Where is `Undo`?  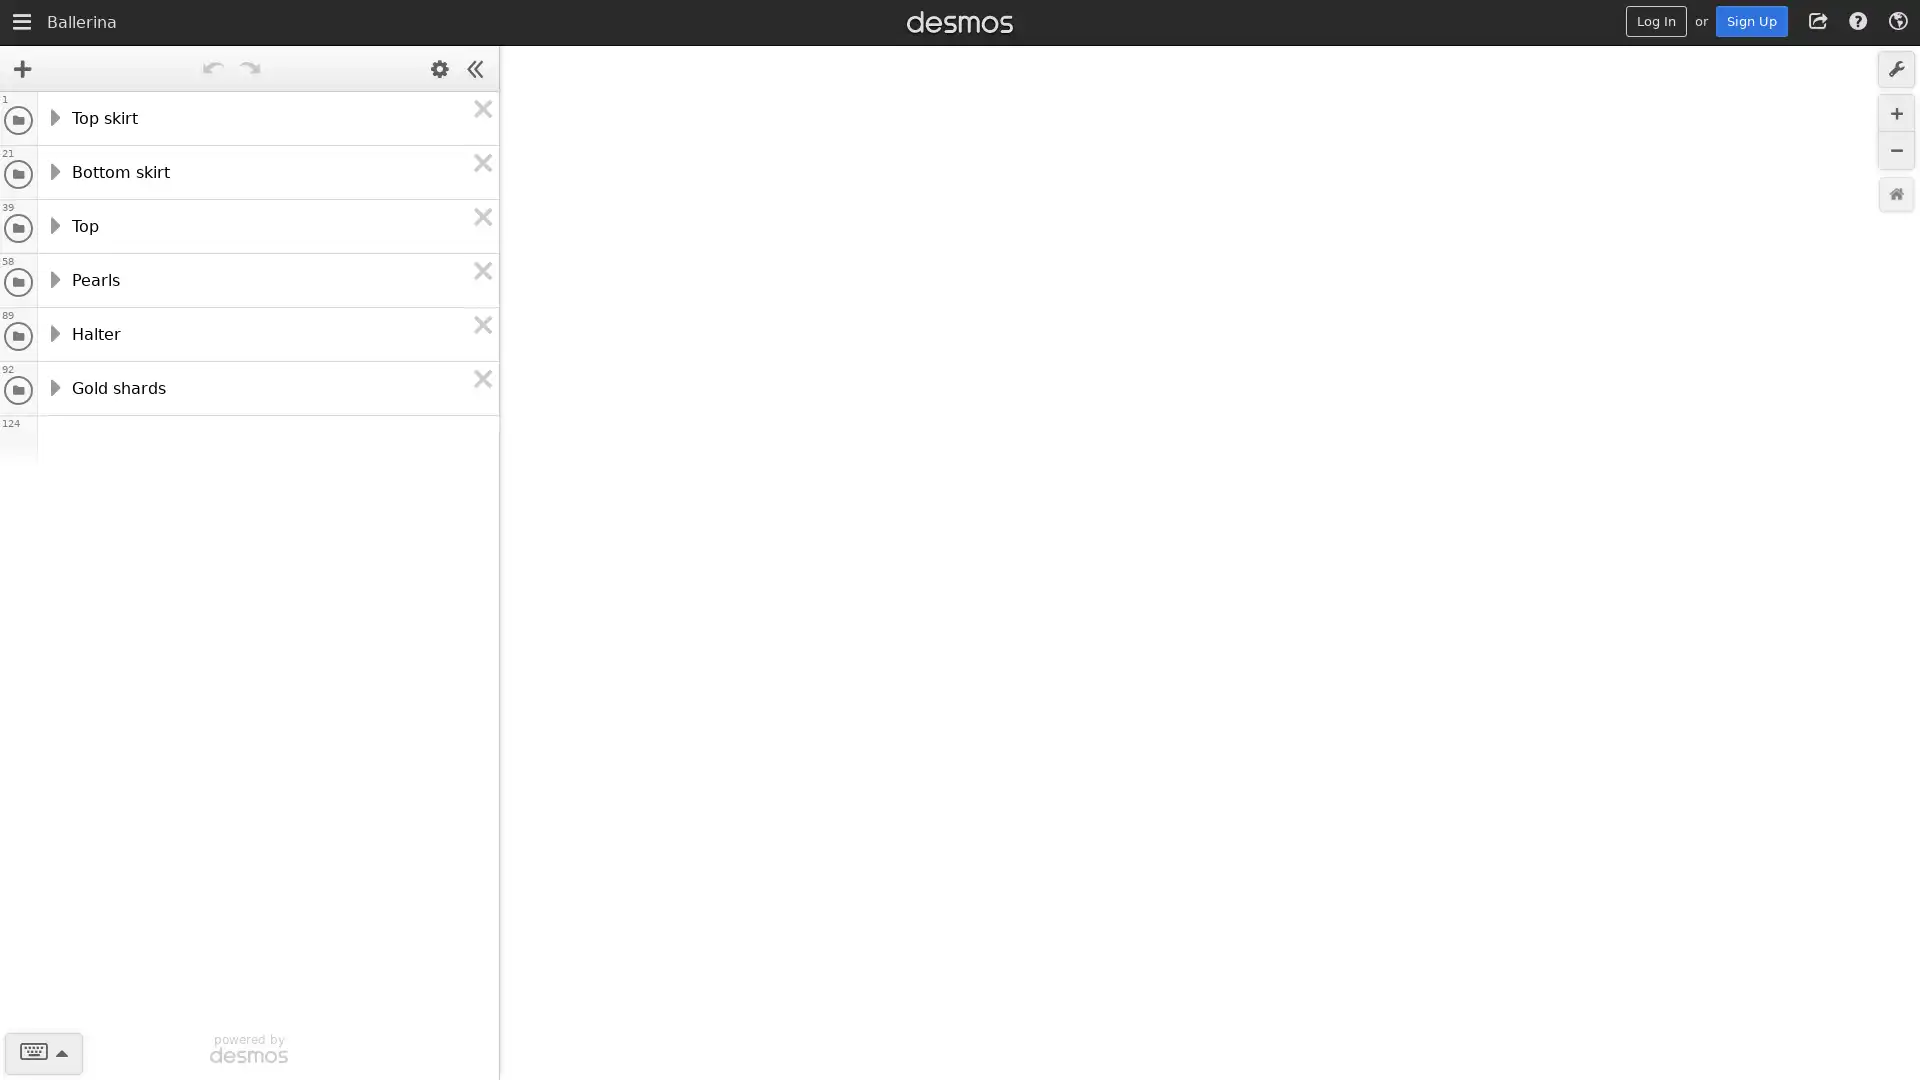 Undo is located at coordinates (212, 68).